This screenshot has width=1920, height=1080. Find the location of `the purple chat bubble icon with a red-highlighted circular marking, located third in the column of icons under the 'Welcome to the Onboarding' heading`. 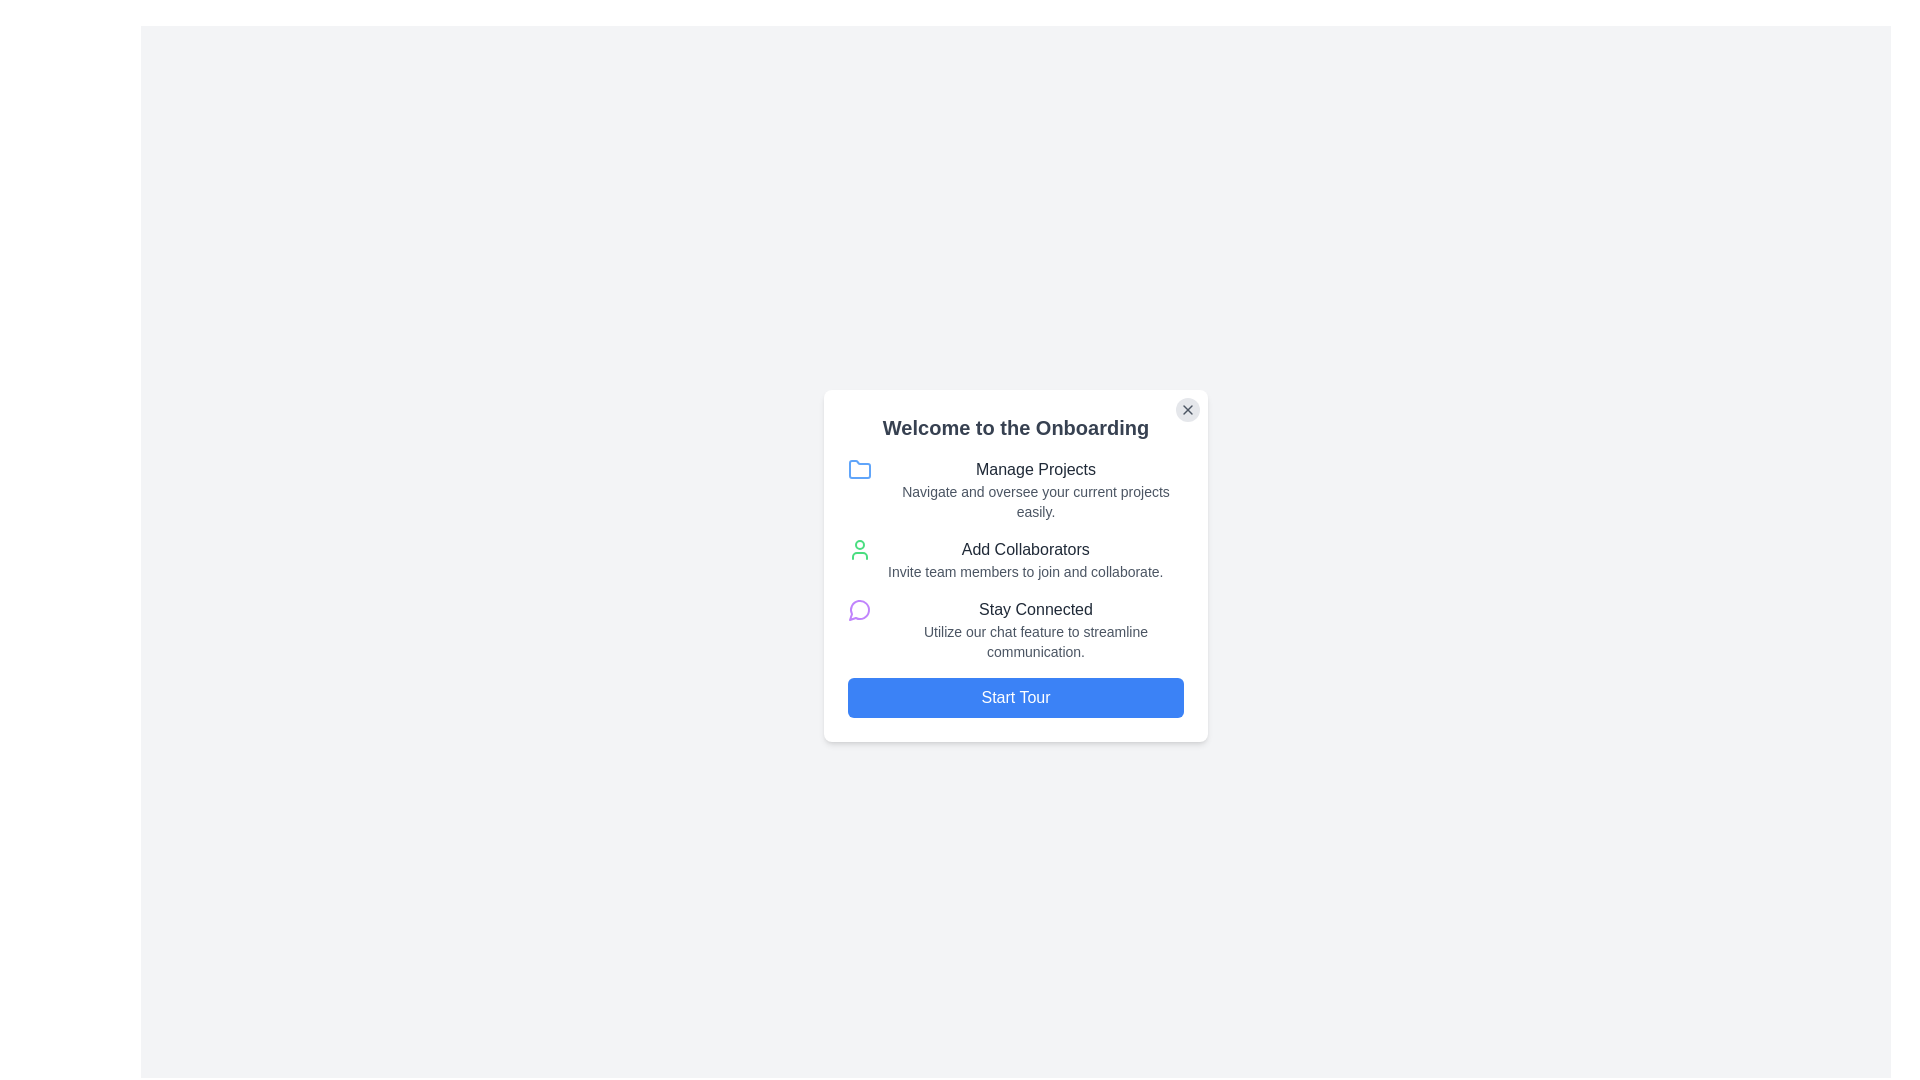

the purple chat bubble icon with a red-highlighted circular marking, located third in the column of icons under the 'Welcome to the Onboarding' heading is located at coordinates (859, 609).